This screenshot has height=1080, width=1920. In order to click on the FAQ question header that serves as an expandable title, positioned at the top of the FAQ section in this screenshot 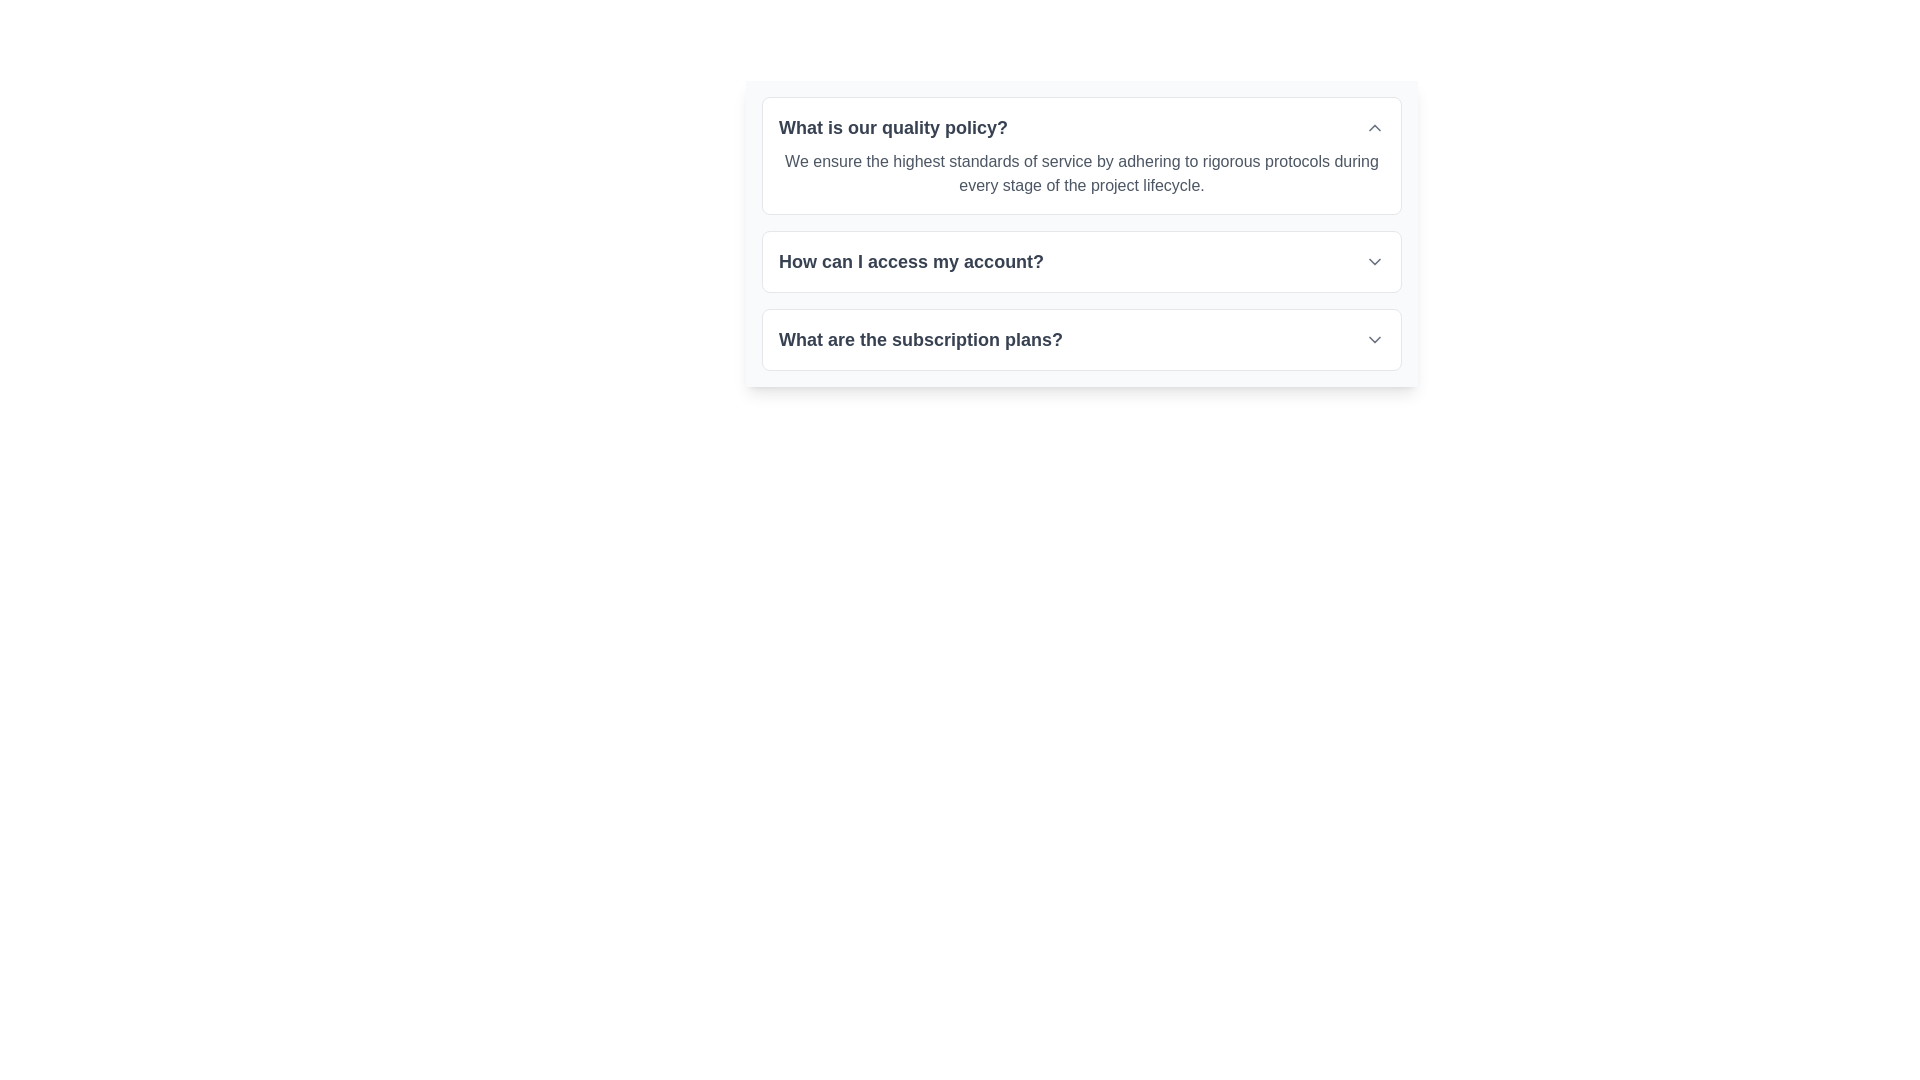, I will do `click(892, 127)`.